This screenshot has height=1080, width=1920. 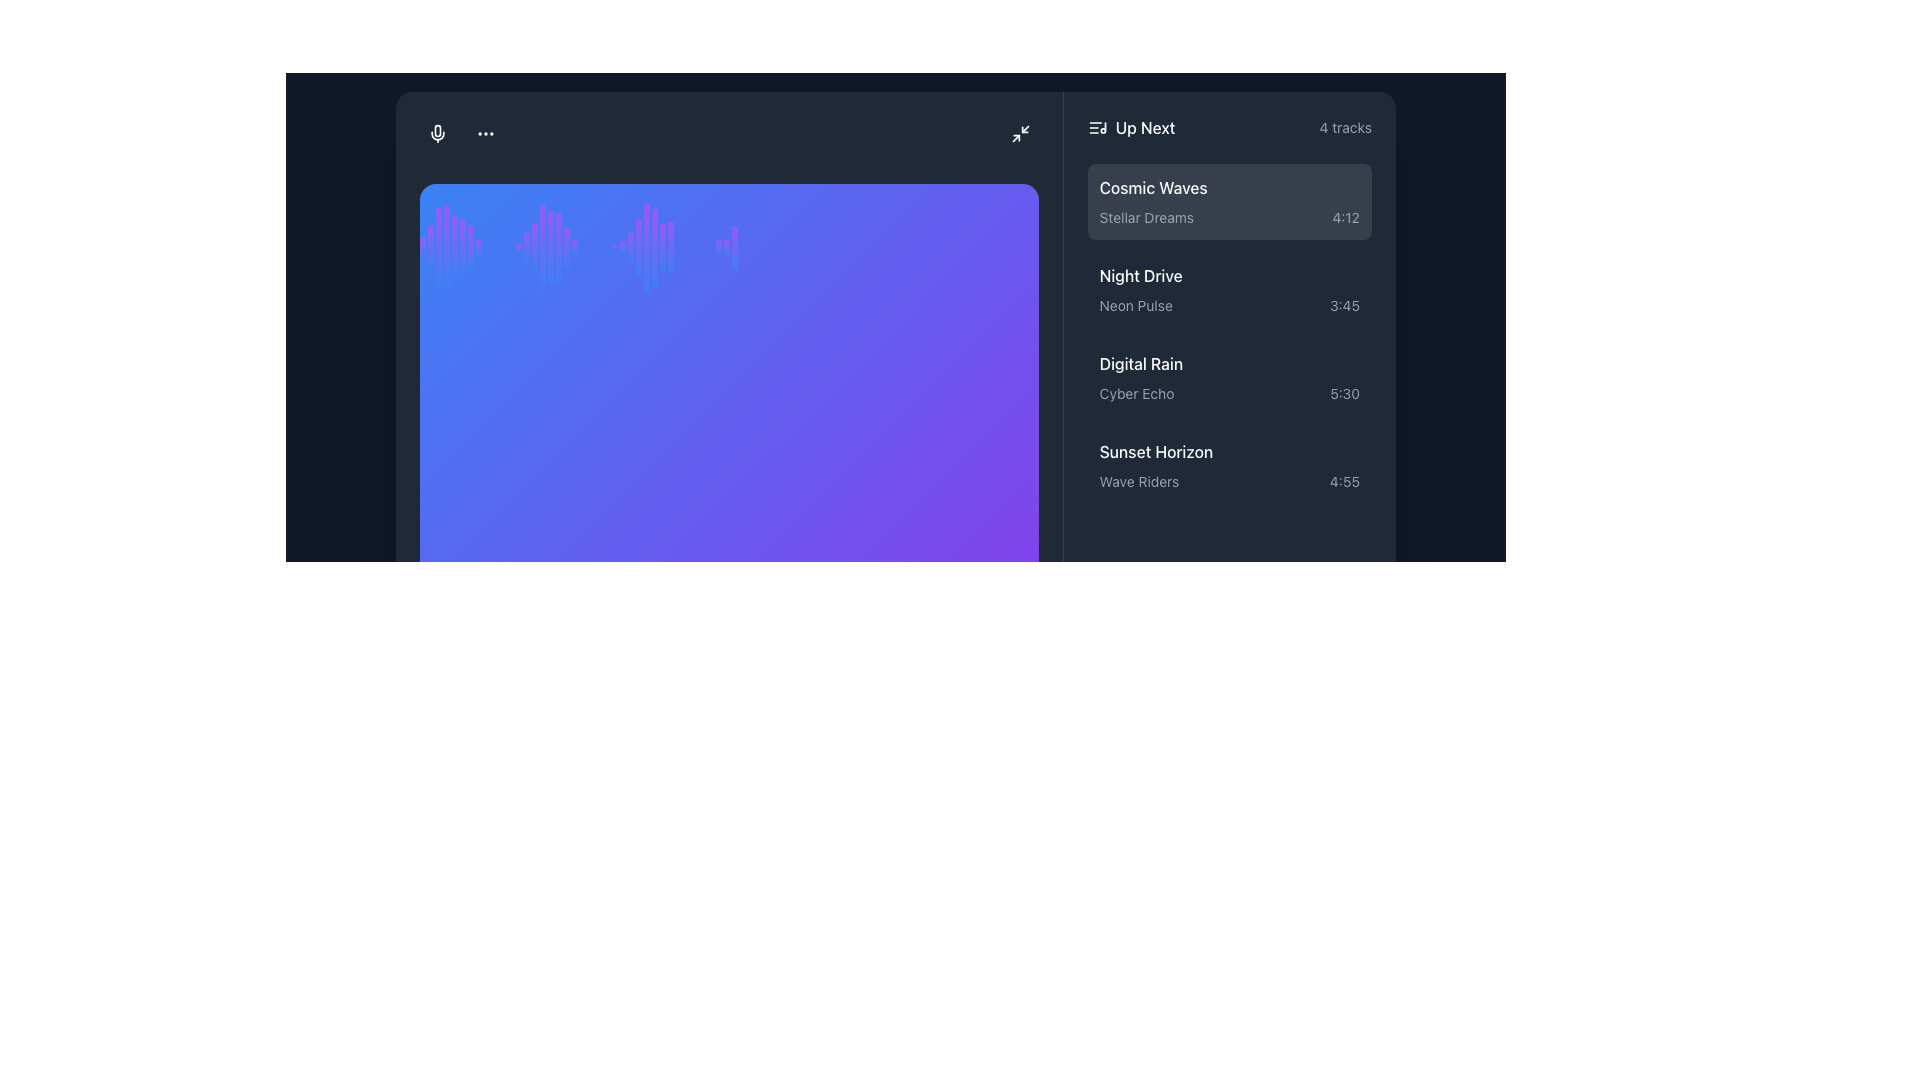 What do you see at coordinates (1345, 393) in the screenshot?
I see `the text label displaying '5:30' located on the right side of the 'Digital Rain Cyber Echo' row in the 'Up Next' section` at bounding box center [1345, 393].